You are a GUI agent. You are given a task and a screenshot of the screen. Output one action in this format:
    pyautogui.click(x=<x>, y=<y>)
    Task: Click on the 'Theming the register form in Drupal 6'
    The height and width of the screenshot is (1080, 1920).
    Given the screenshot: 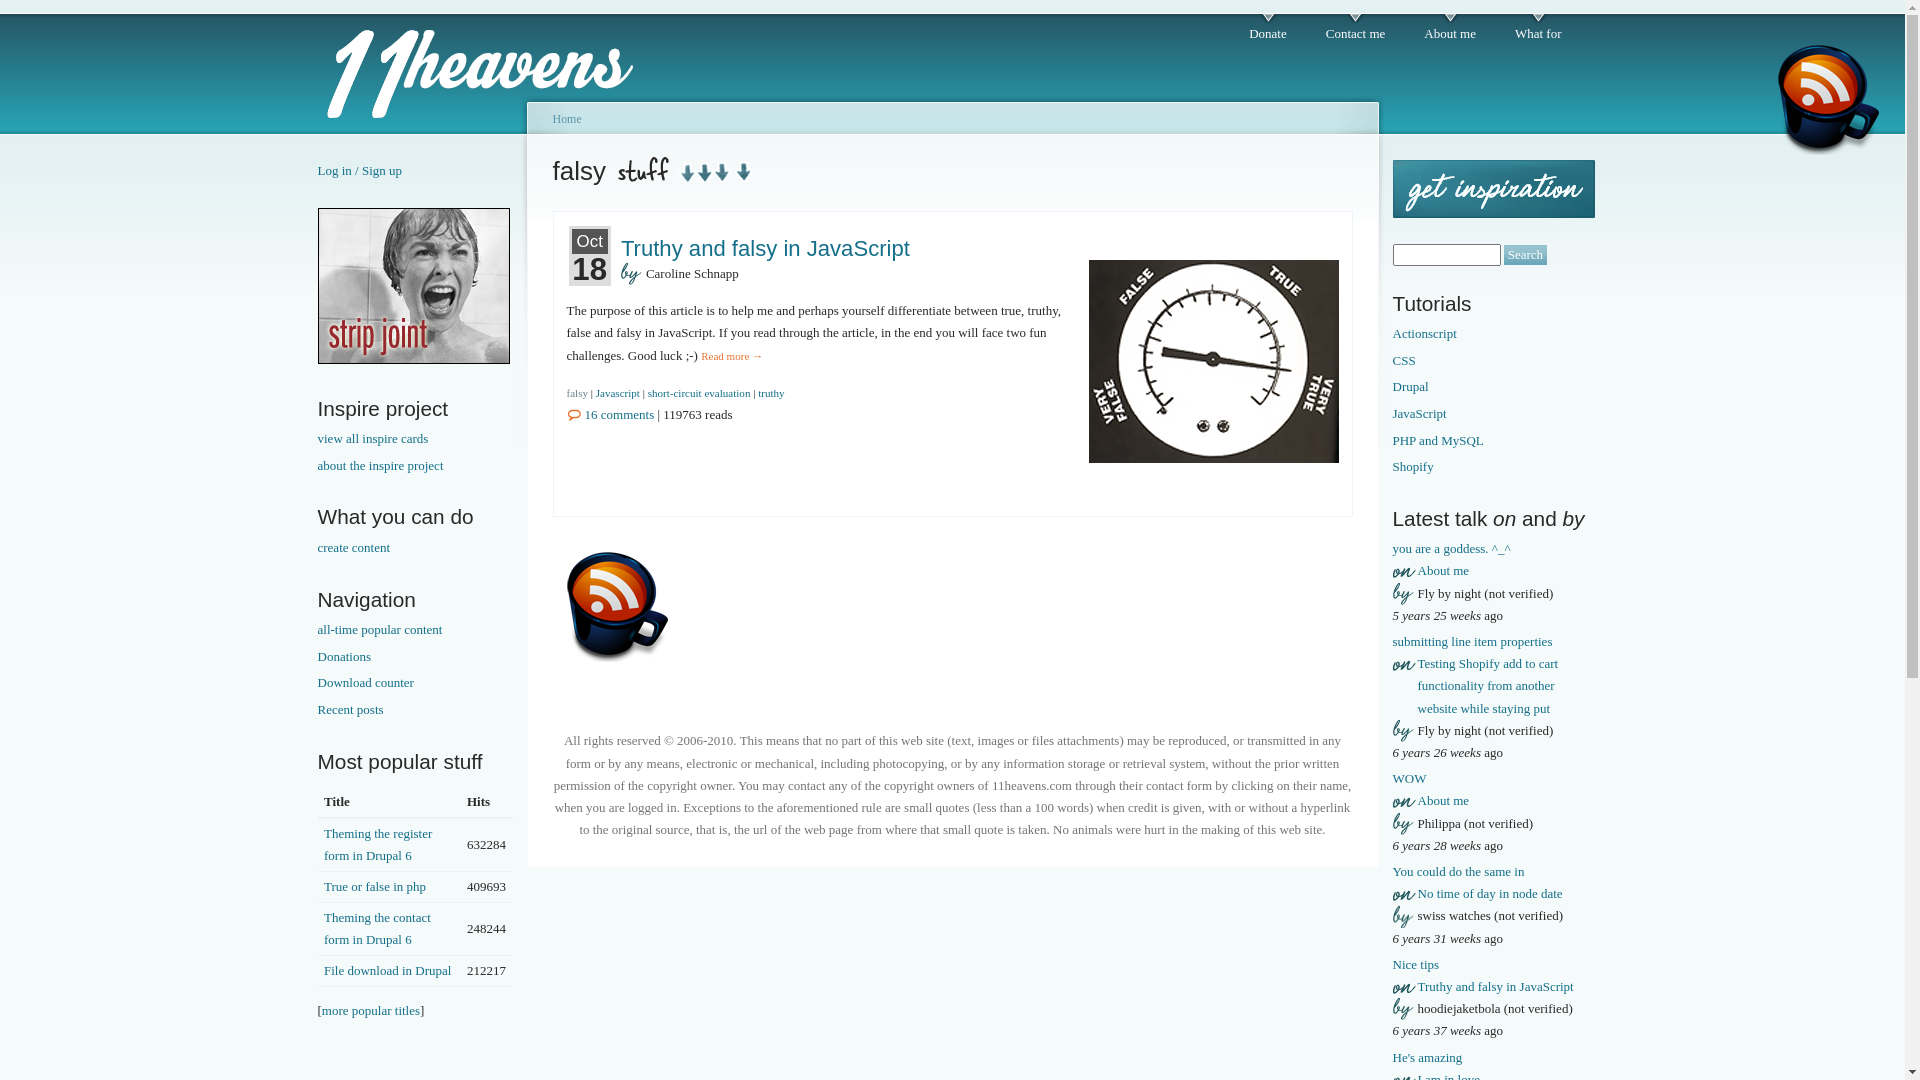 What is the action you would take?
    pyautogui.click(x=378, y=844)
    